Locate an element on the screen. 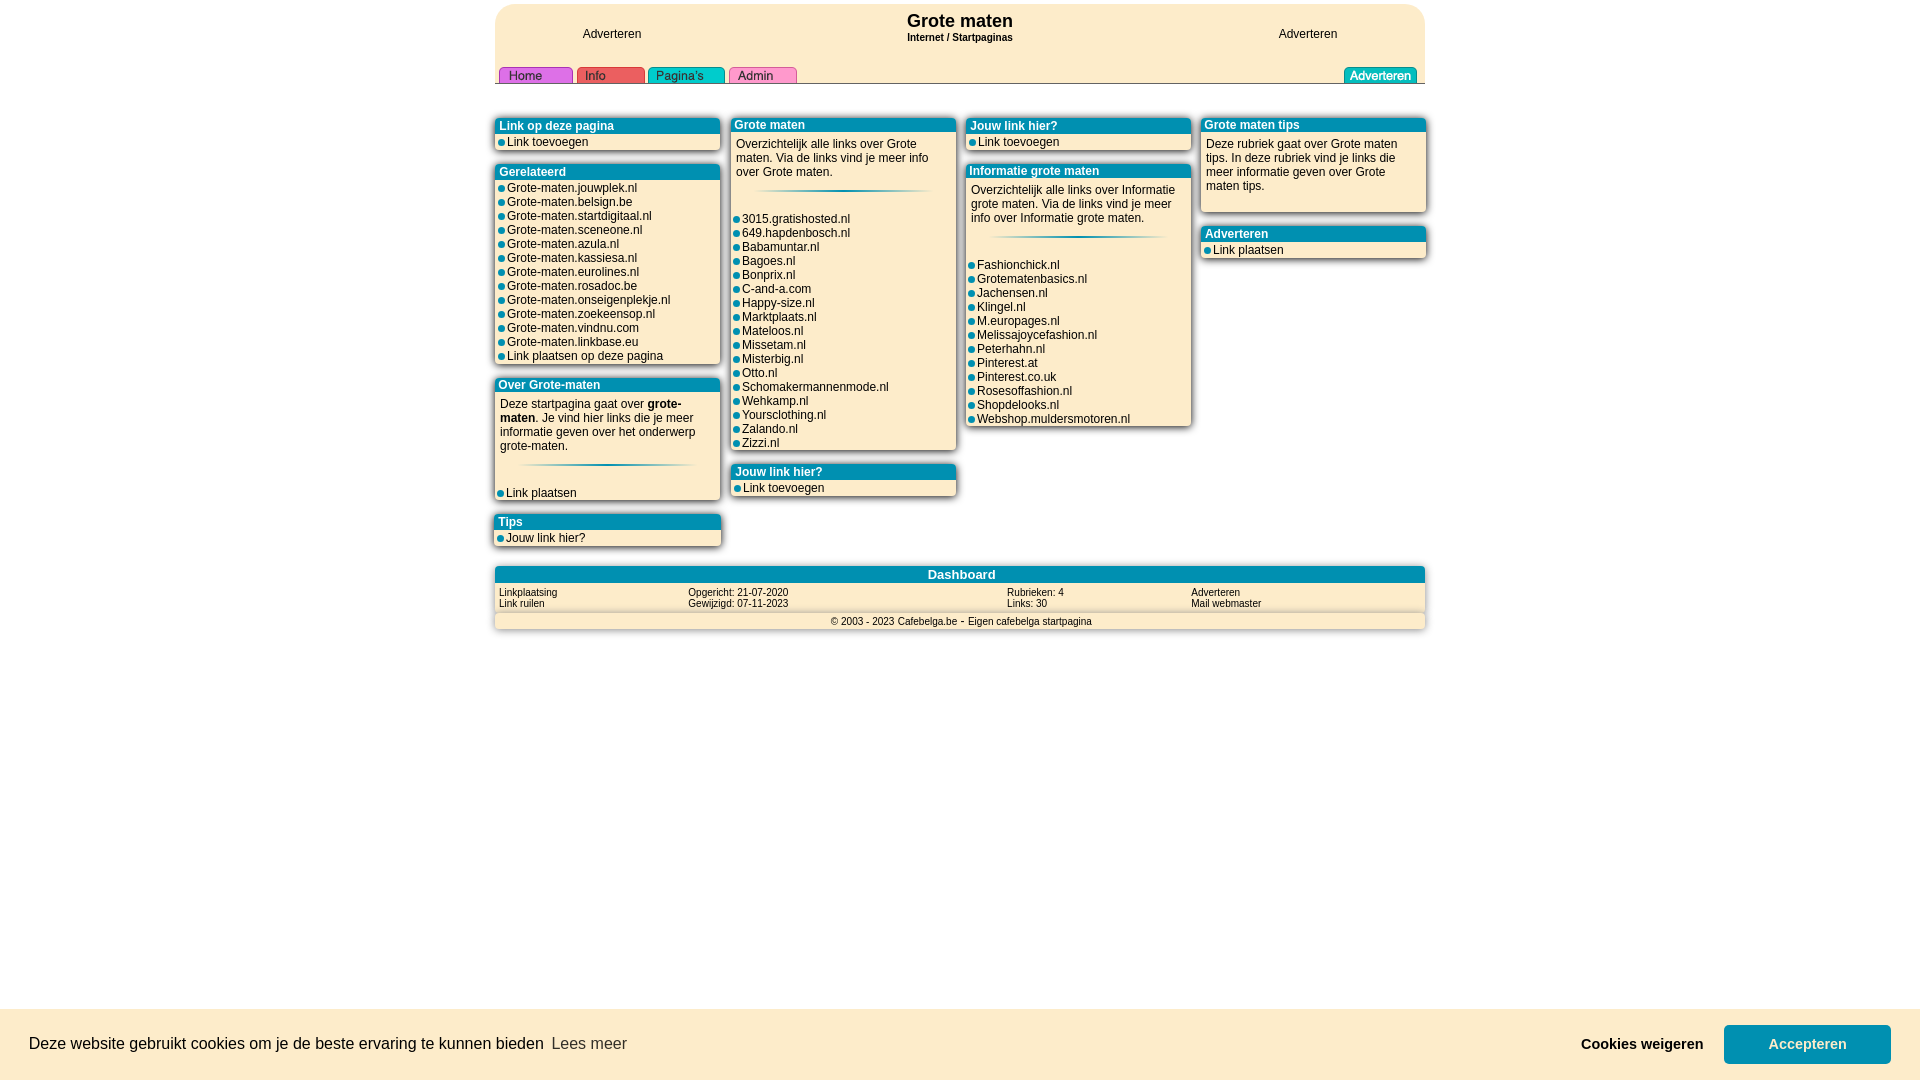  'Fashionchick.nl' is located at coordinates (1018, 264).